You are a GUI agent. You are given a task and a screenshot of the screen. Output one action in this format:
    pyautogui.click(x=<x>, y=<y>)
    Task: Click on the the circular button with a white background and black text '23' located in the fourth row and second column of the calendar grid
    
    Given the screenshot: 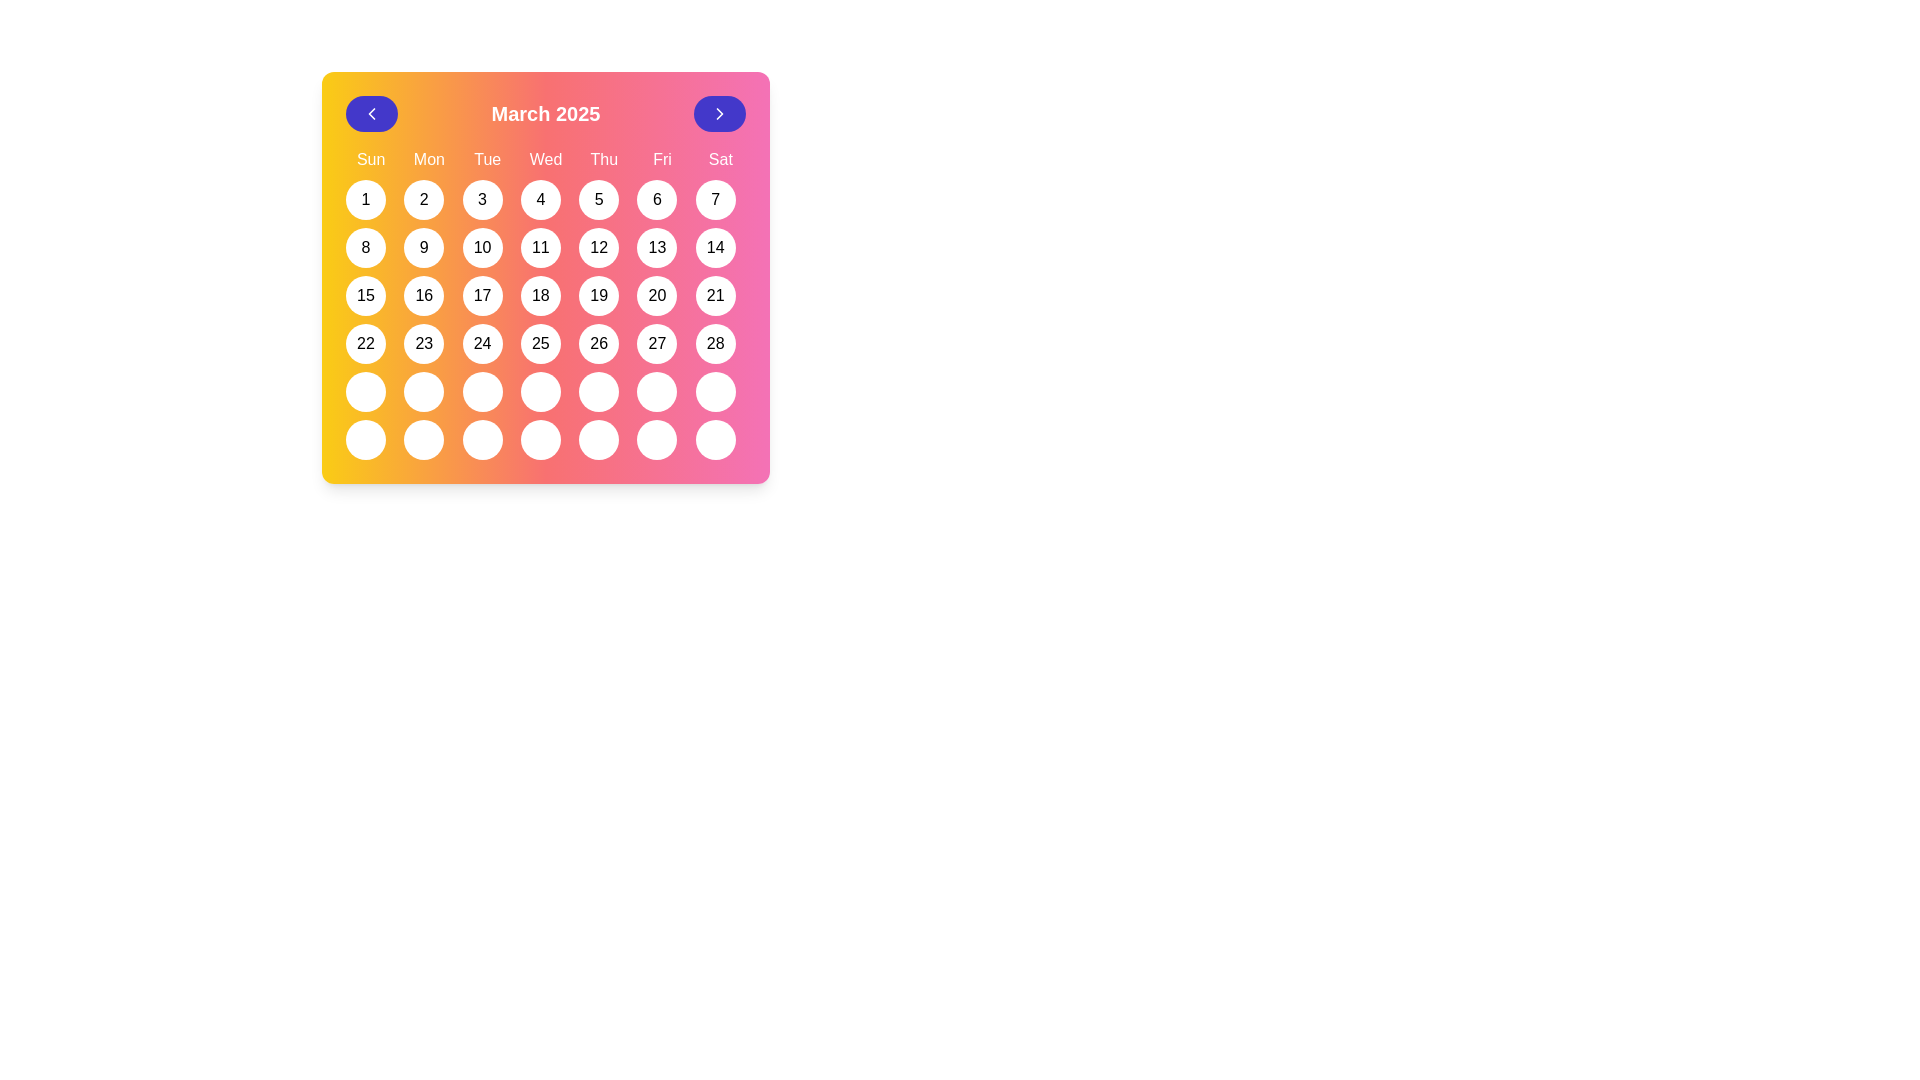 What is the action you would take?
    pyautogui.click(x=423, y=342)
    